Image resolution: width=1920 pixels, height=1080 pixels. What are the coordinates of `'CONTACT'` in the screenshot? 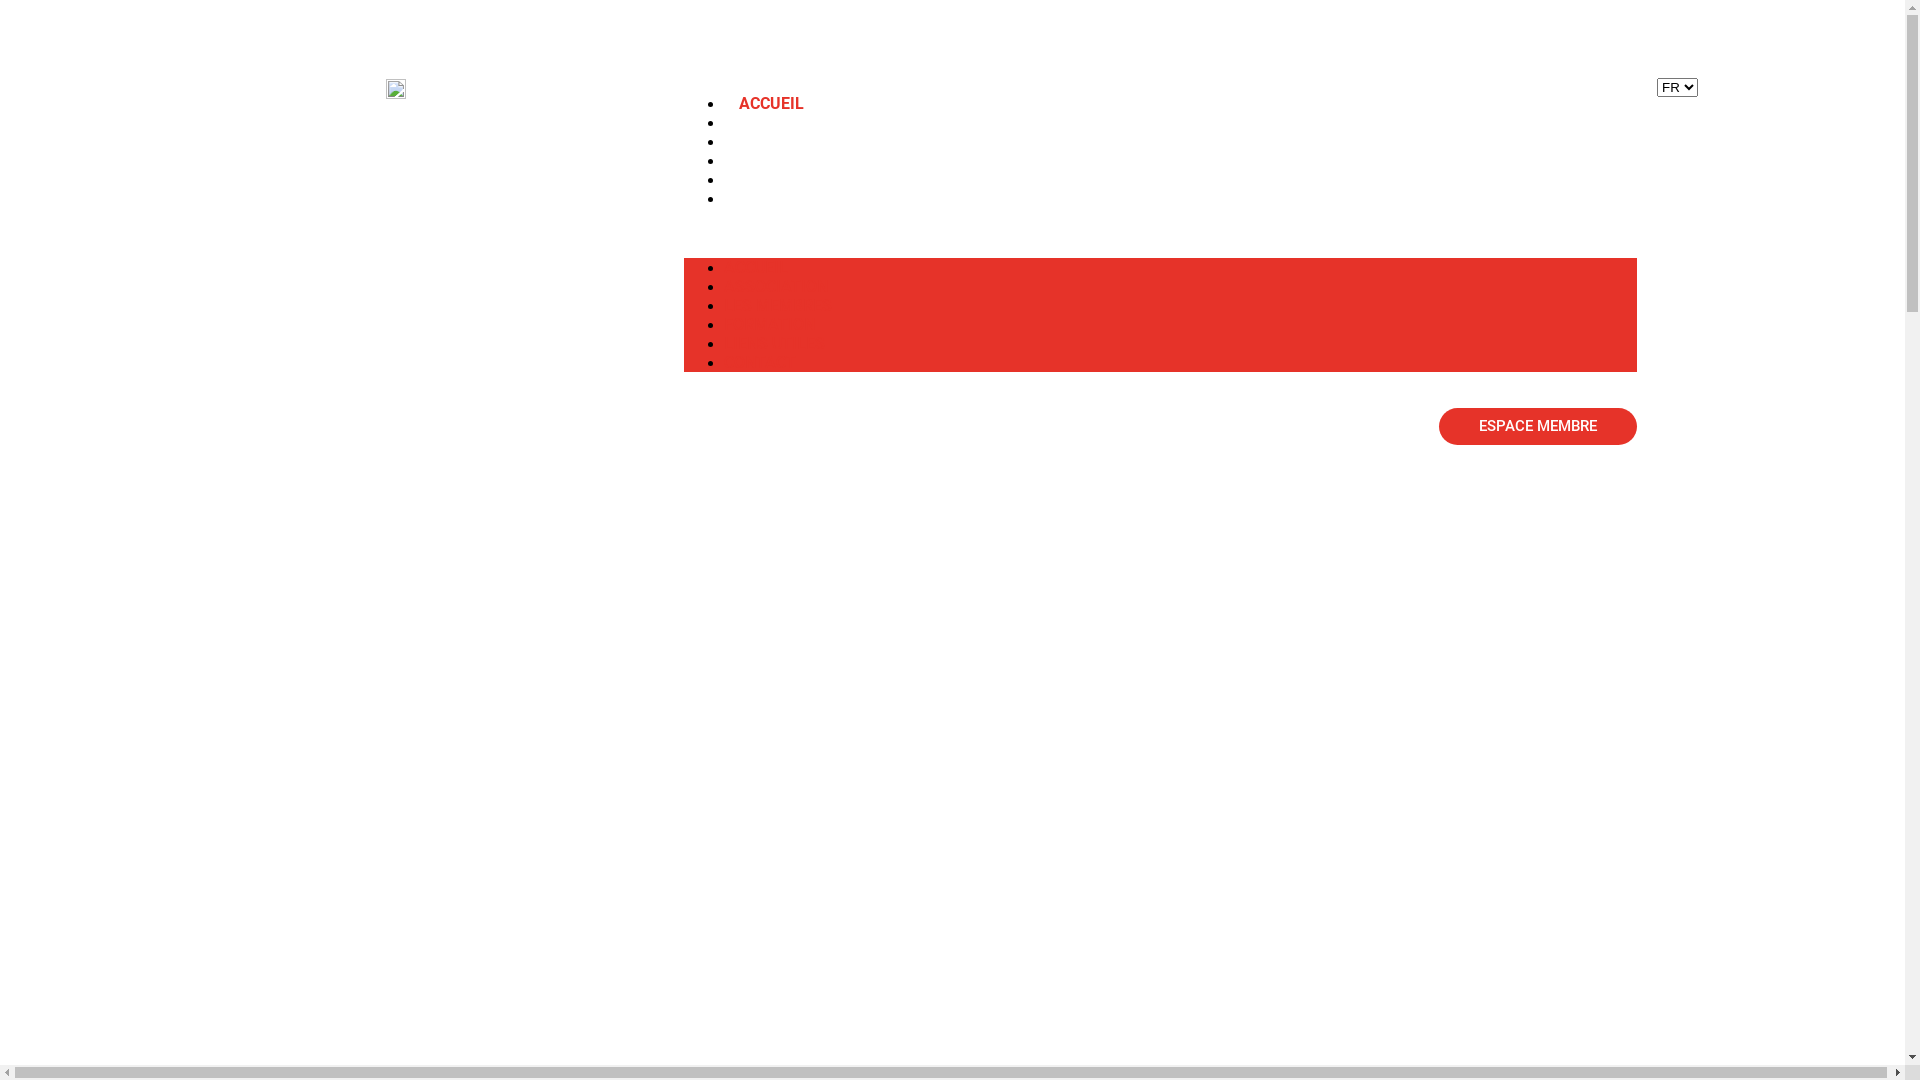 It's located at (773, 198).